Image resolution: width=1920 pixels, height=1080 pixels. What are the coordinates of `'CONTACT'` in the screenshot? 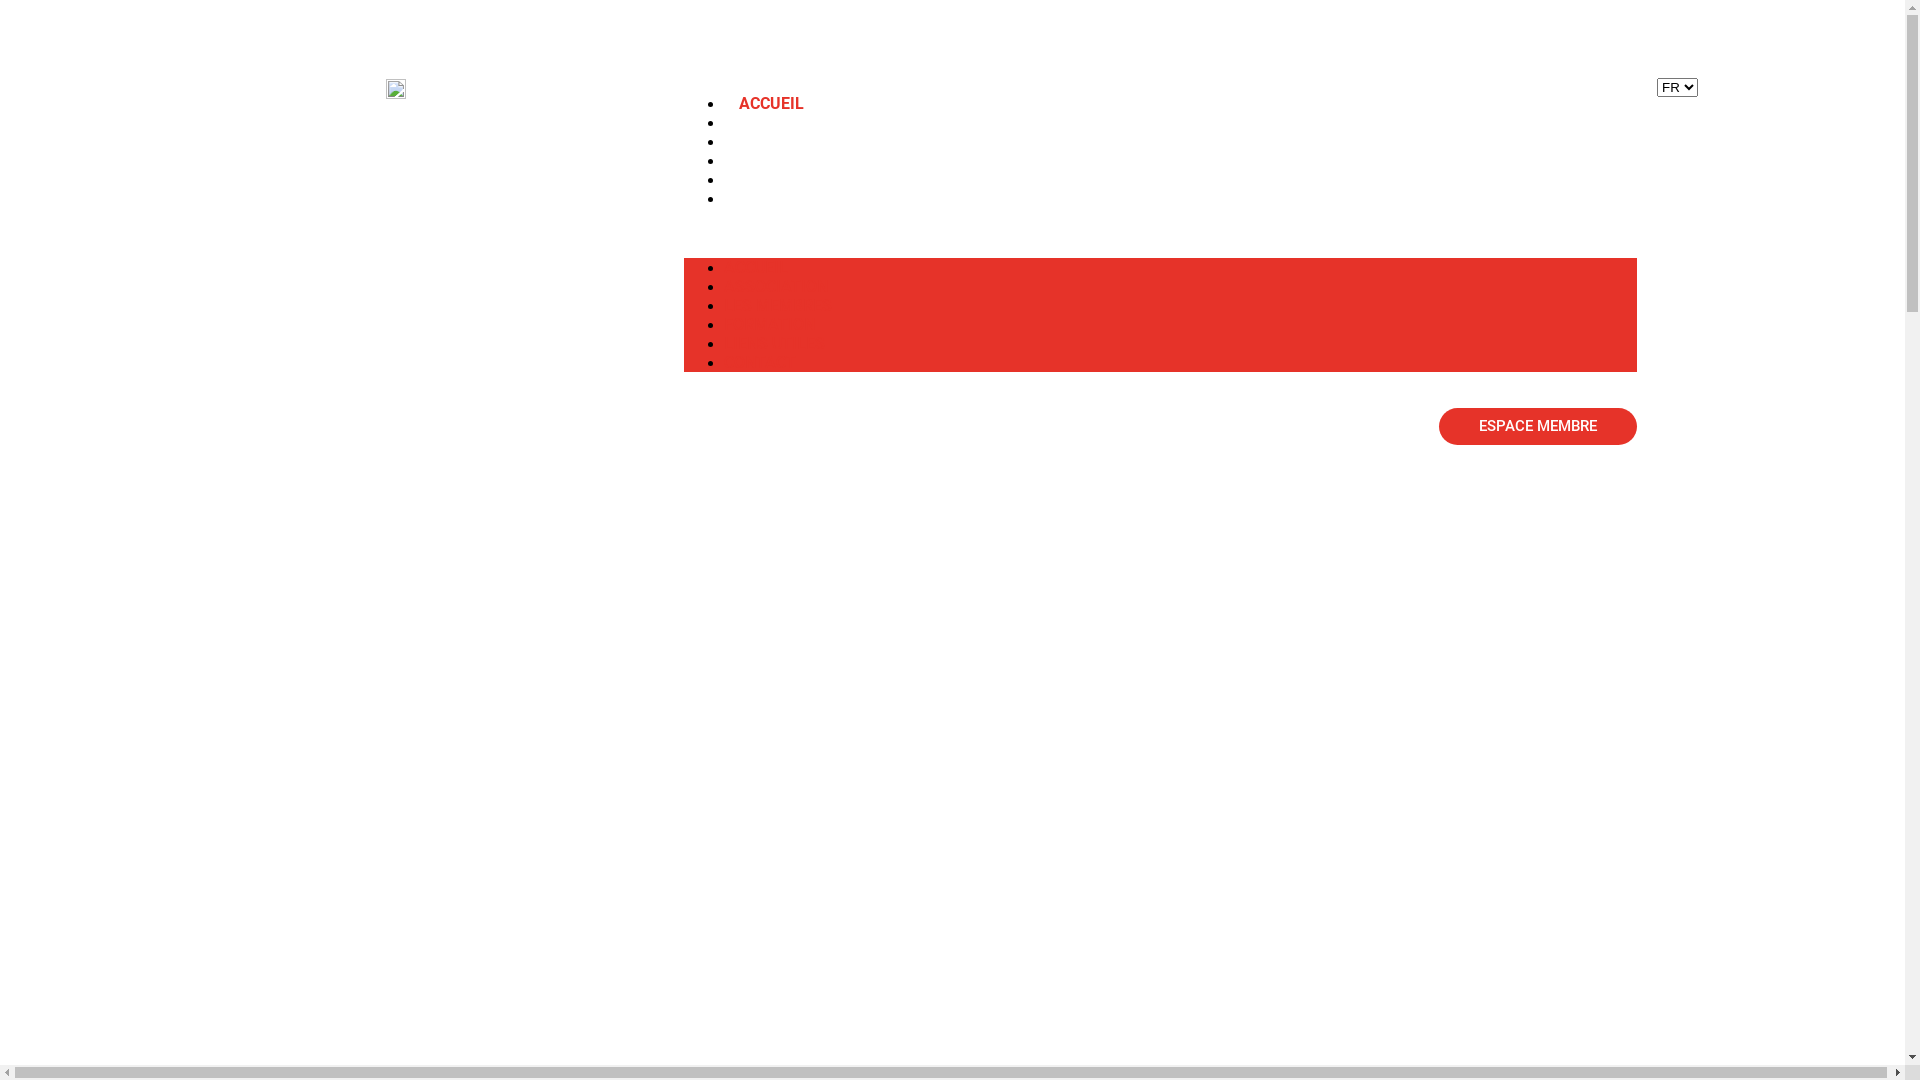 It's located at (773, 198).